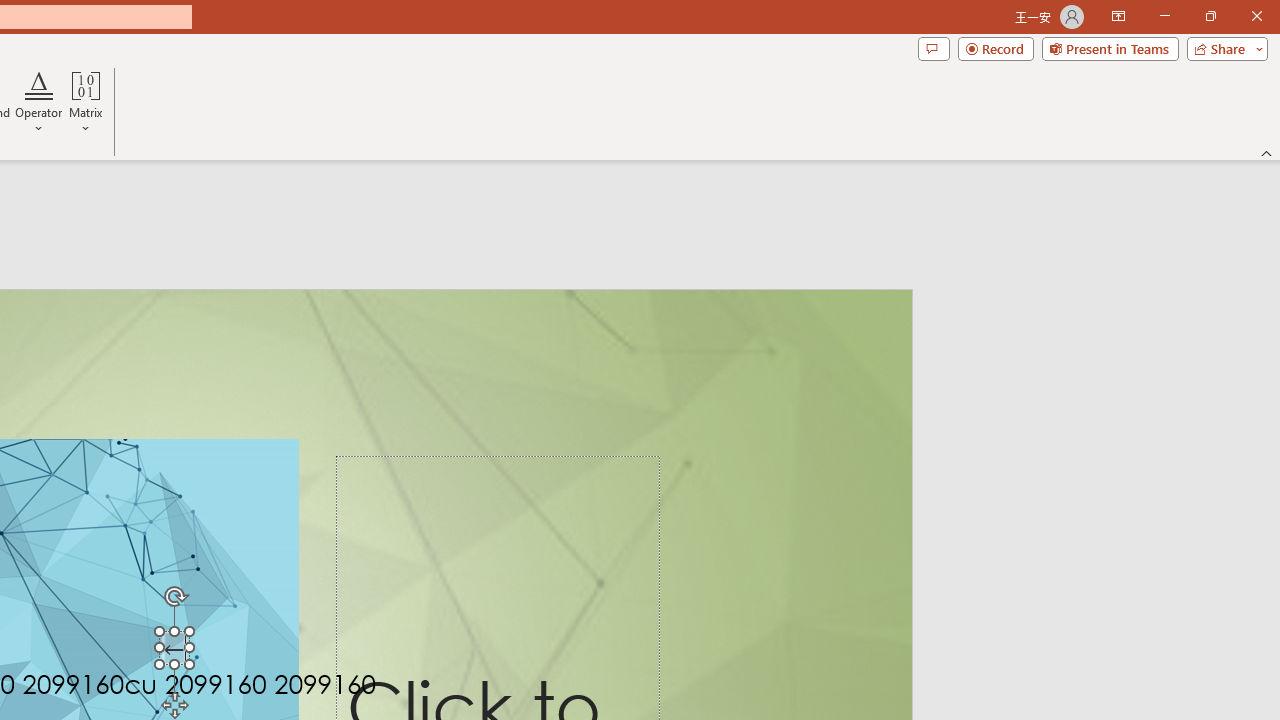 Image resolution: width=1280 pixels, height=720 pixels. Describe the element at coordinates (85, 103) in the screenshot. I see `'Matrix'` at that location.